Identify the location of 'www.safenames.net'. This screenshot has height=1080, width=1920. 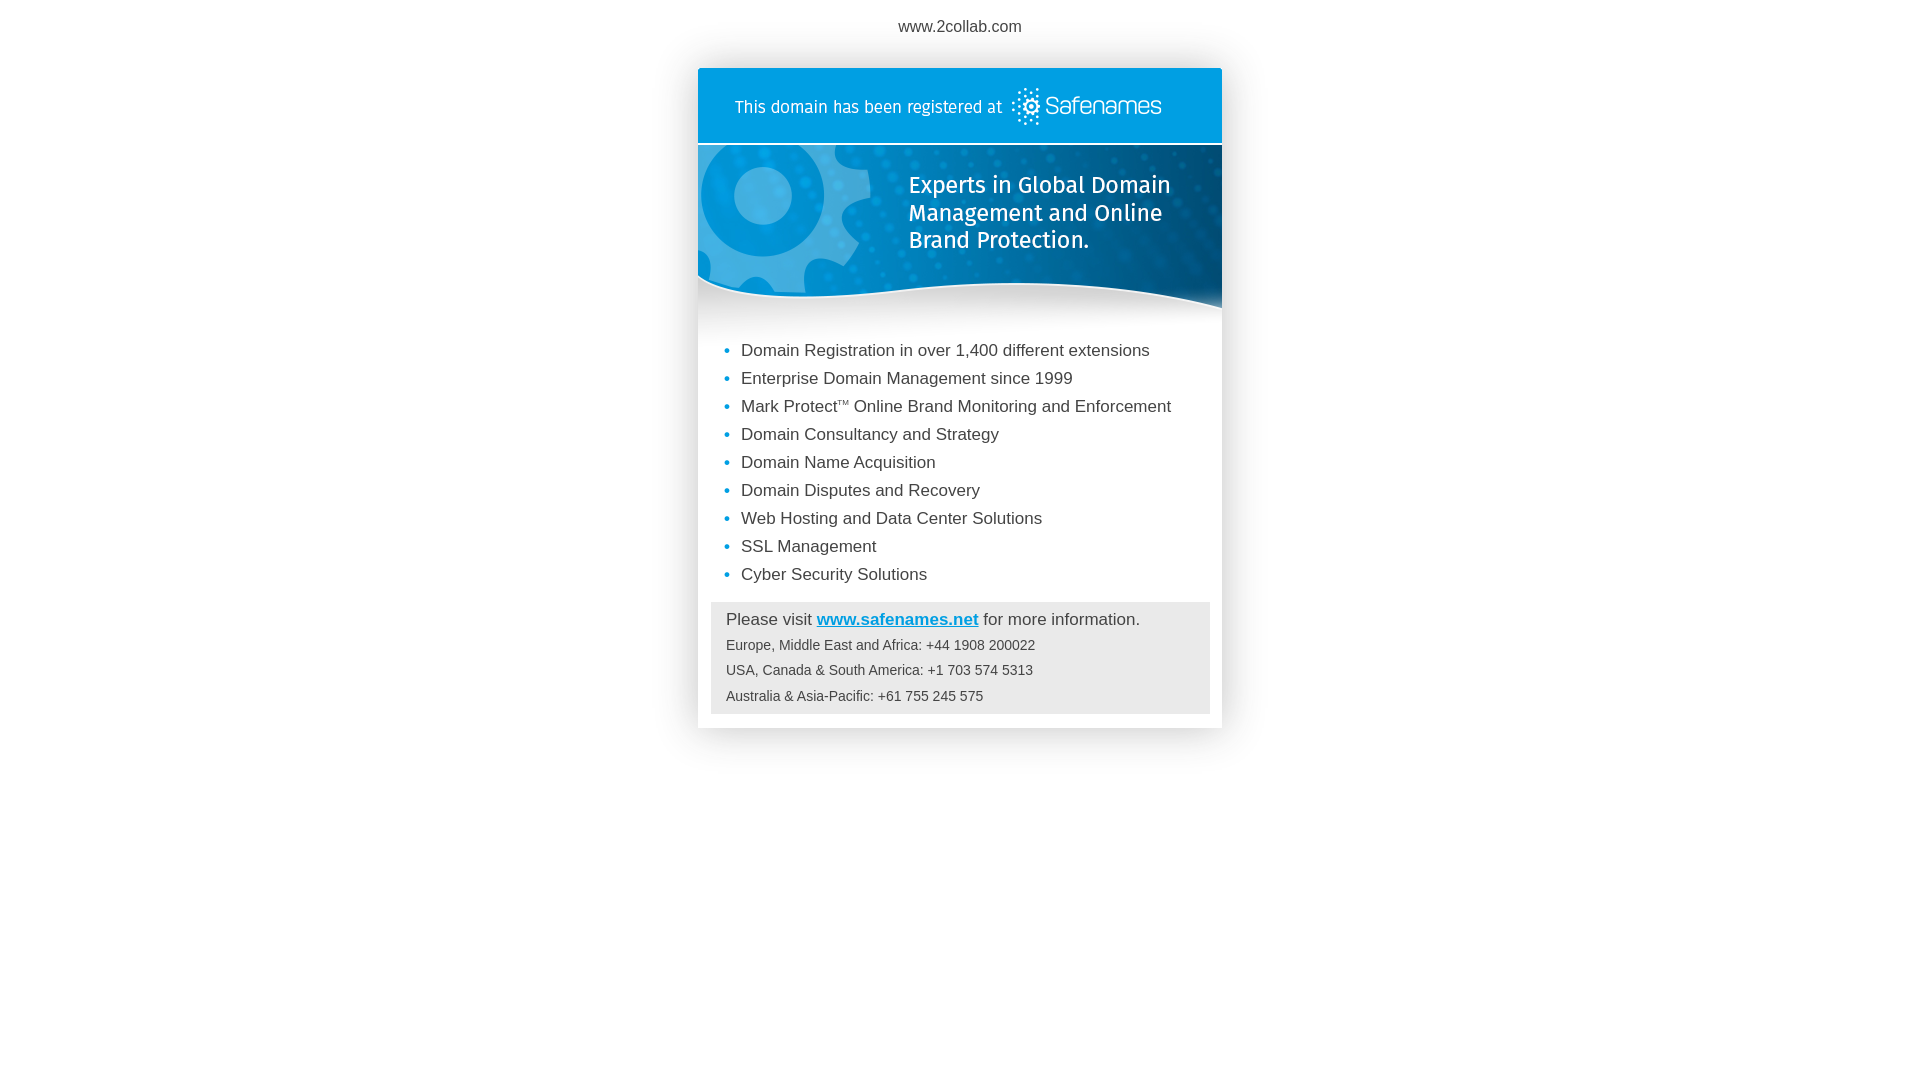
(896, 618).